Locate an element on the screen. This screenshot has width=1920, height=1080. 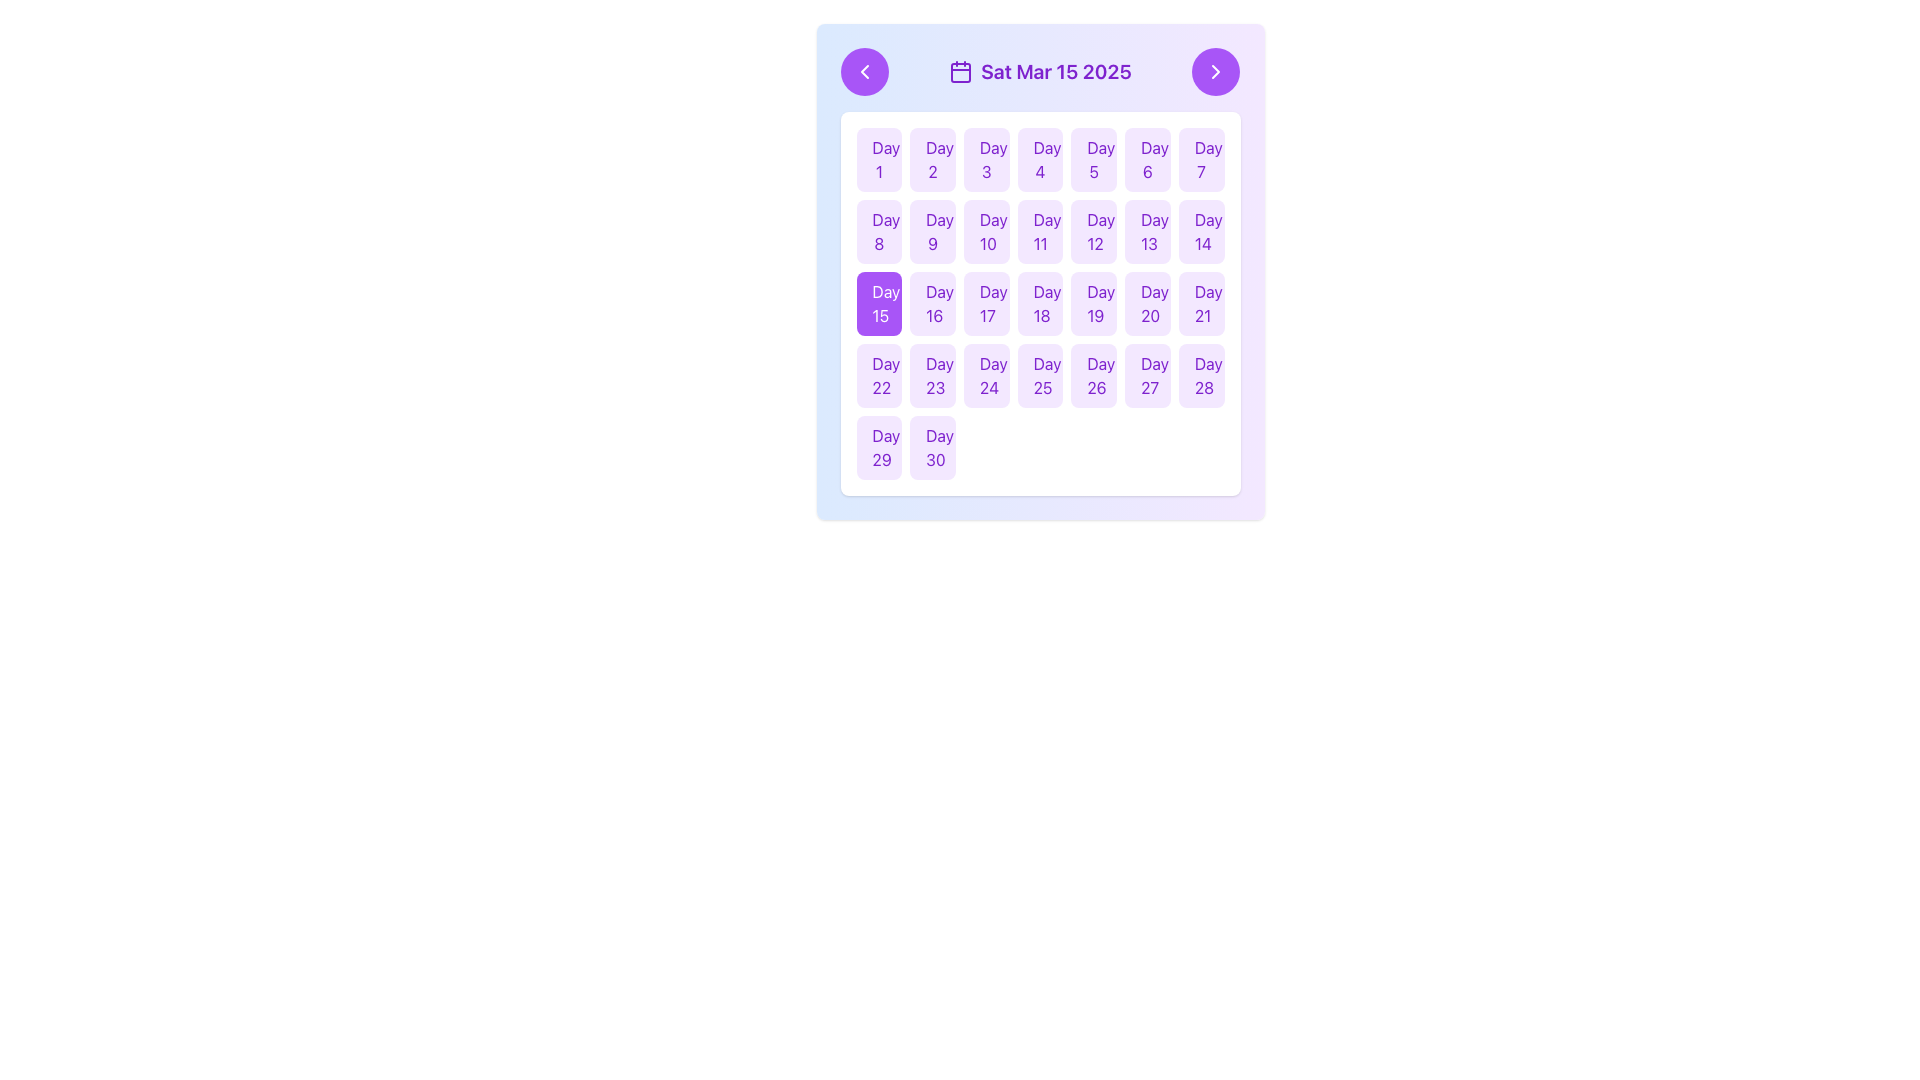
the prominent purple button labeled 'Day 15' is located at coordinates (879, 304).